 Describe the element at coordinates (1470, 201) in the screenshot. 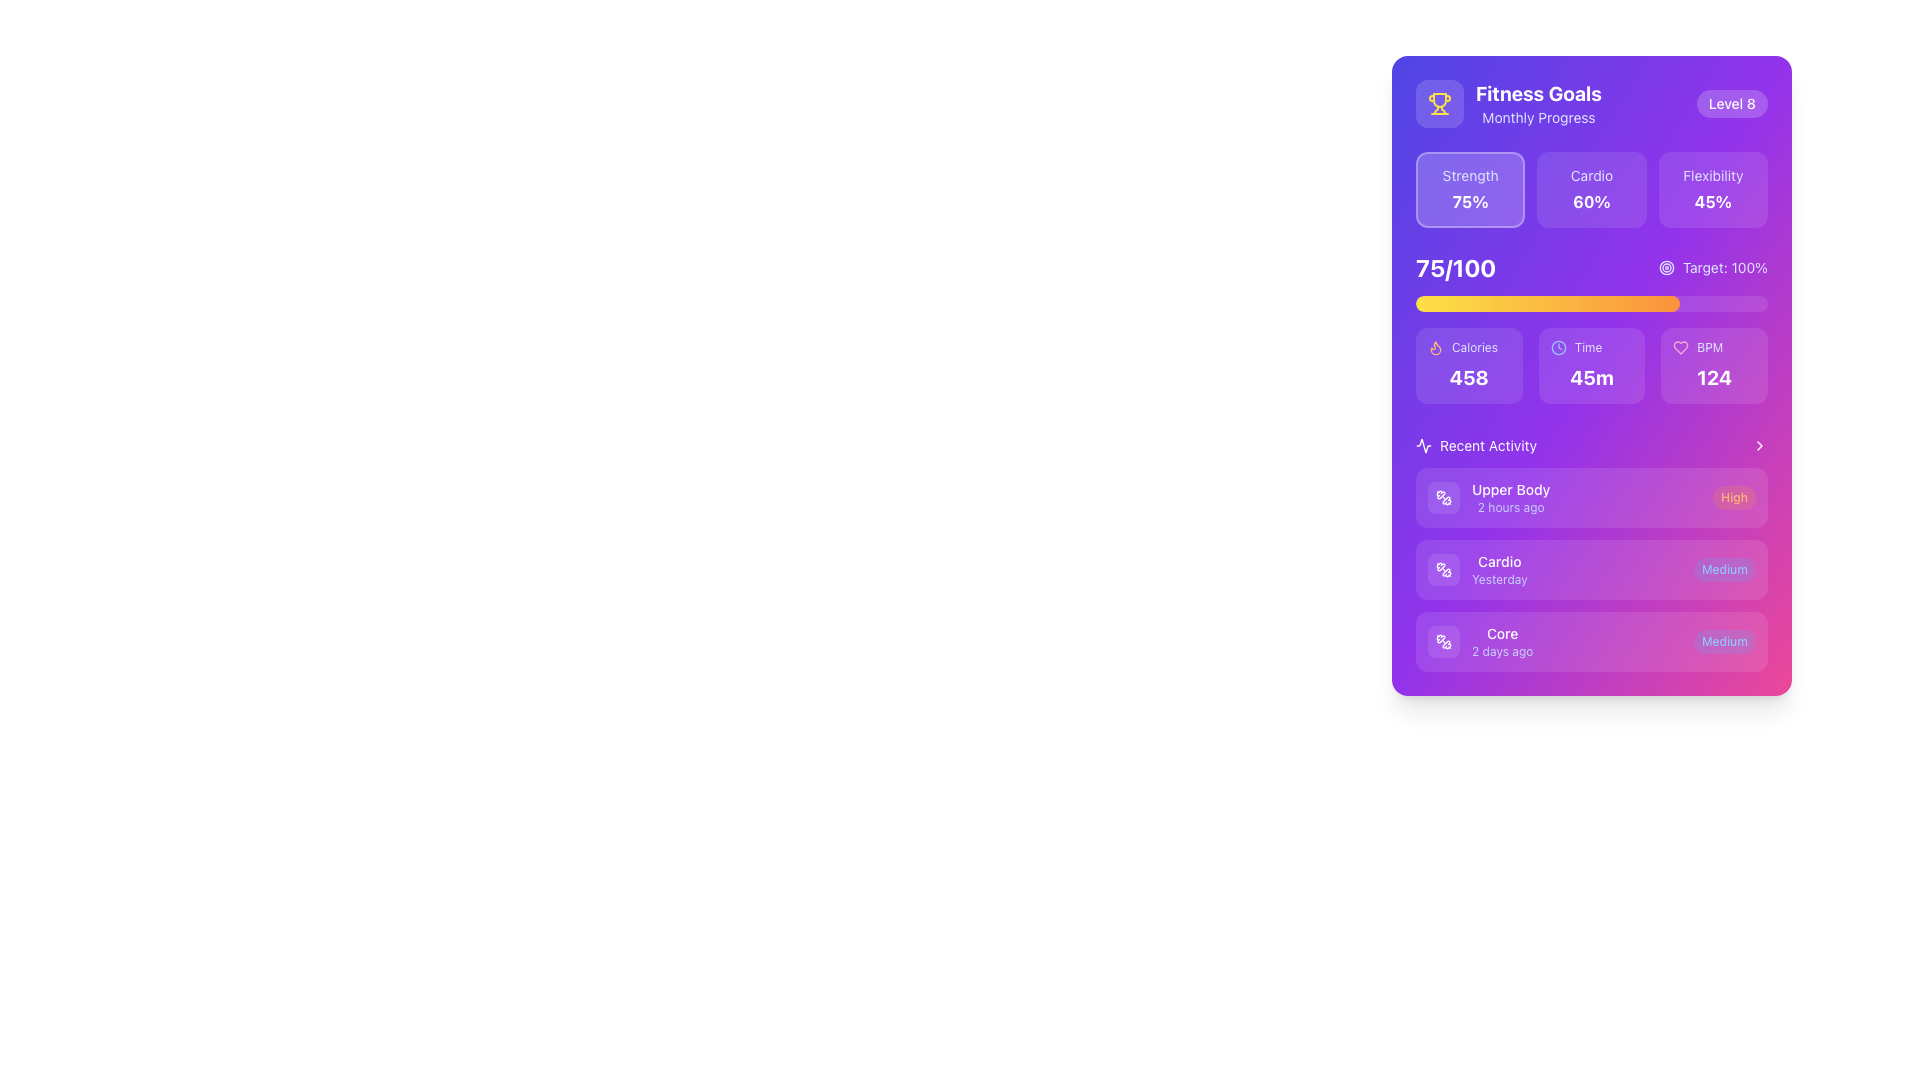

I see `the text display showing '75%' in bold white font, located beneath the 'Strength' label and centered within its rectangular box` at that location.